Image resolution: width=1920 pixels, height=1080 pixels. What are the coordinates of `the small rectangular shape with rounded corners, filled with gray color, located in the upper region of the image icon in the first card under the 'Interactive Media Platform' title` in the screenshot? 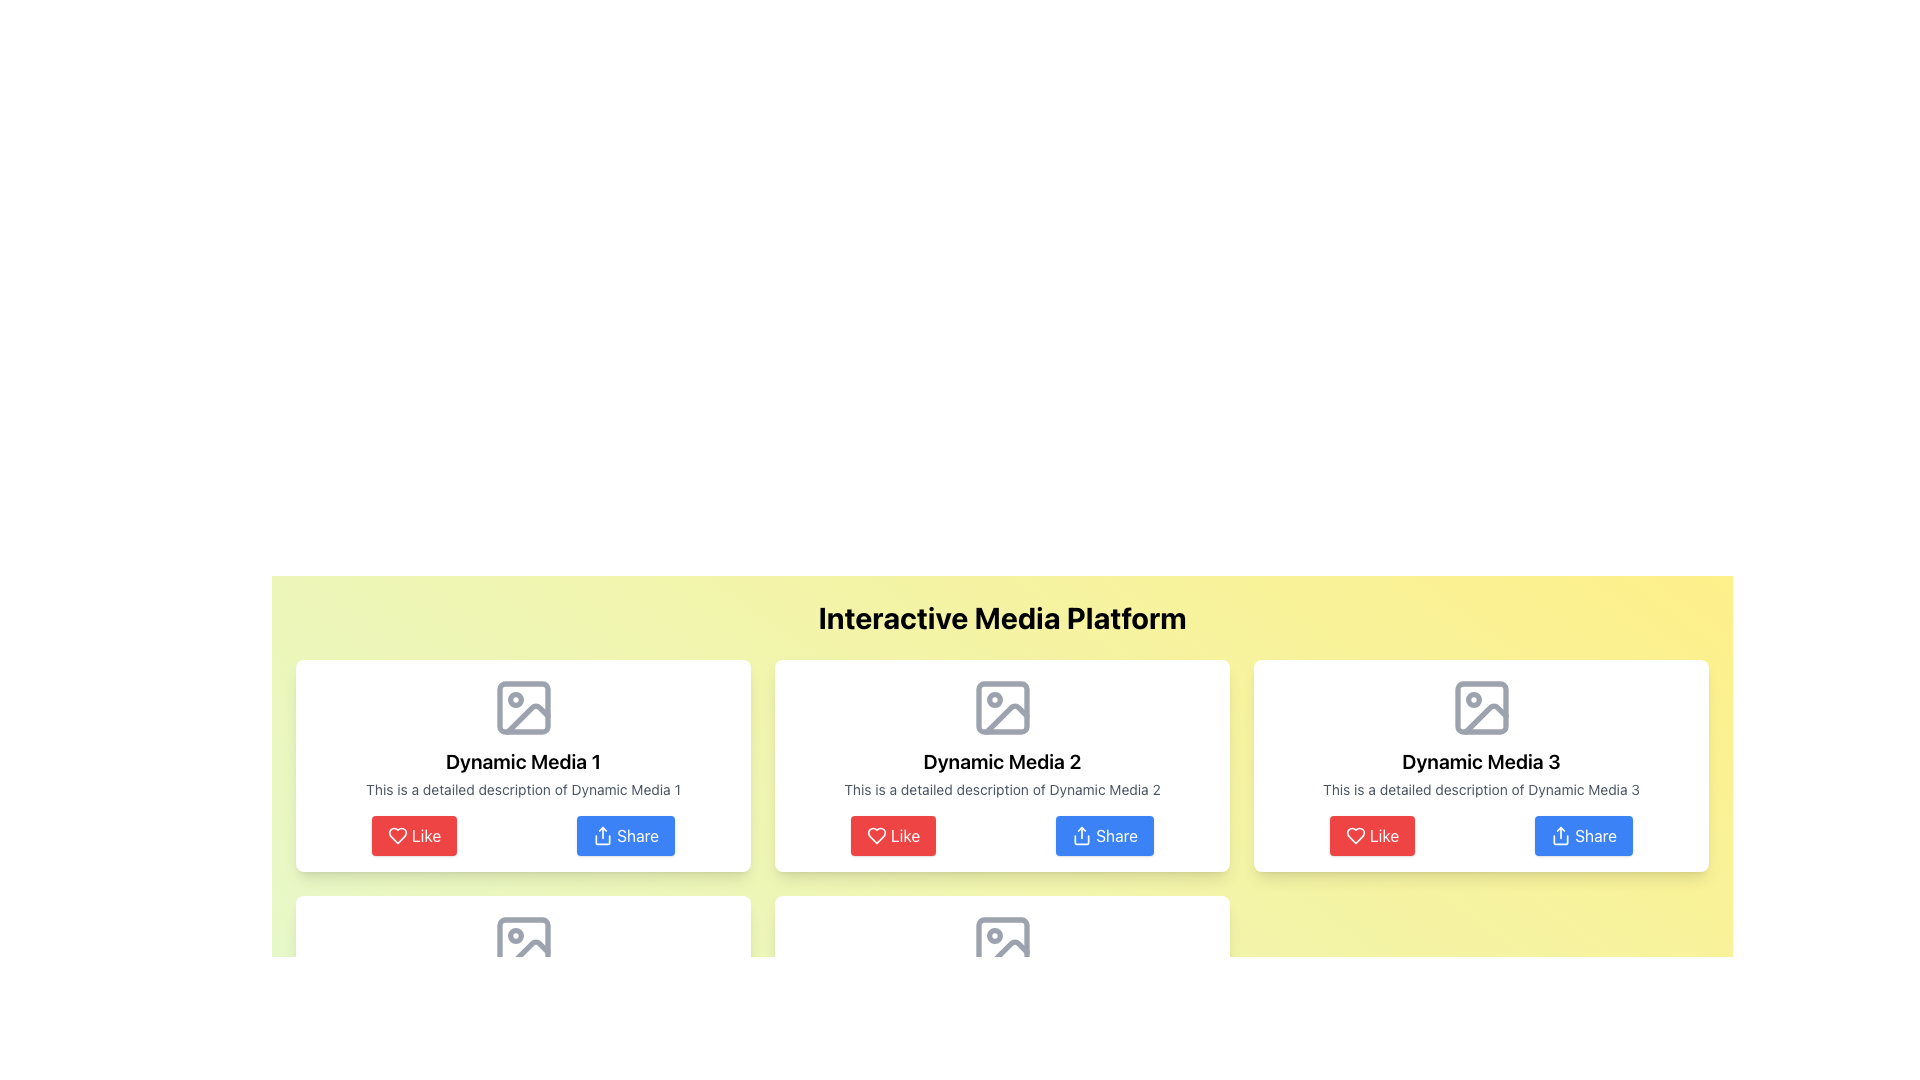 It's located at (523, 707).